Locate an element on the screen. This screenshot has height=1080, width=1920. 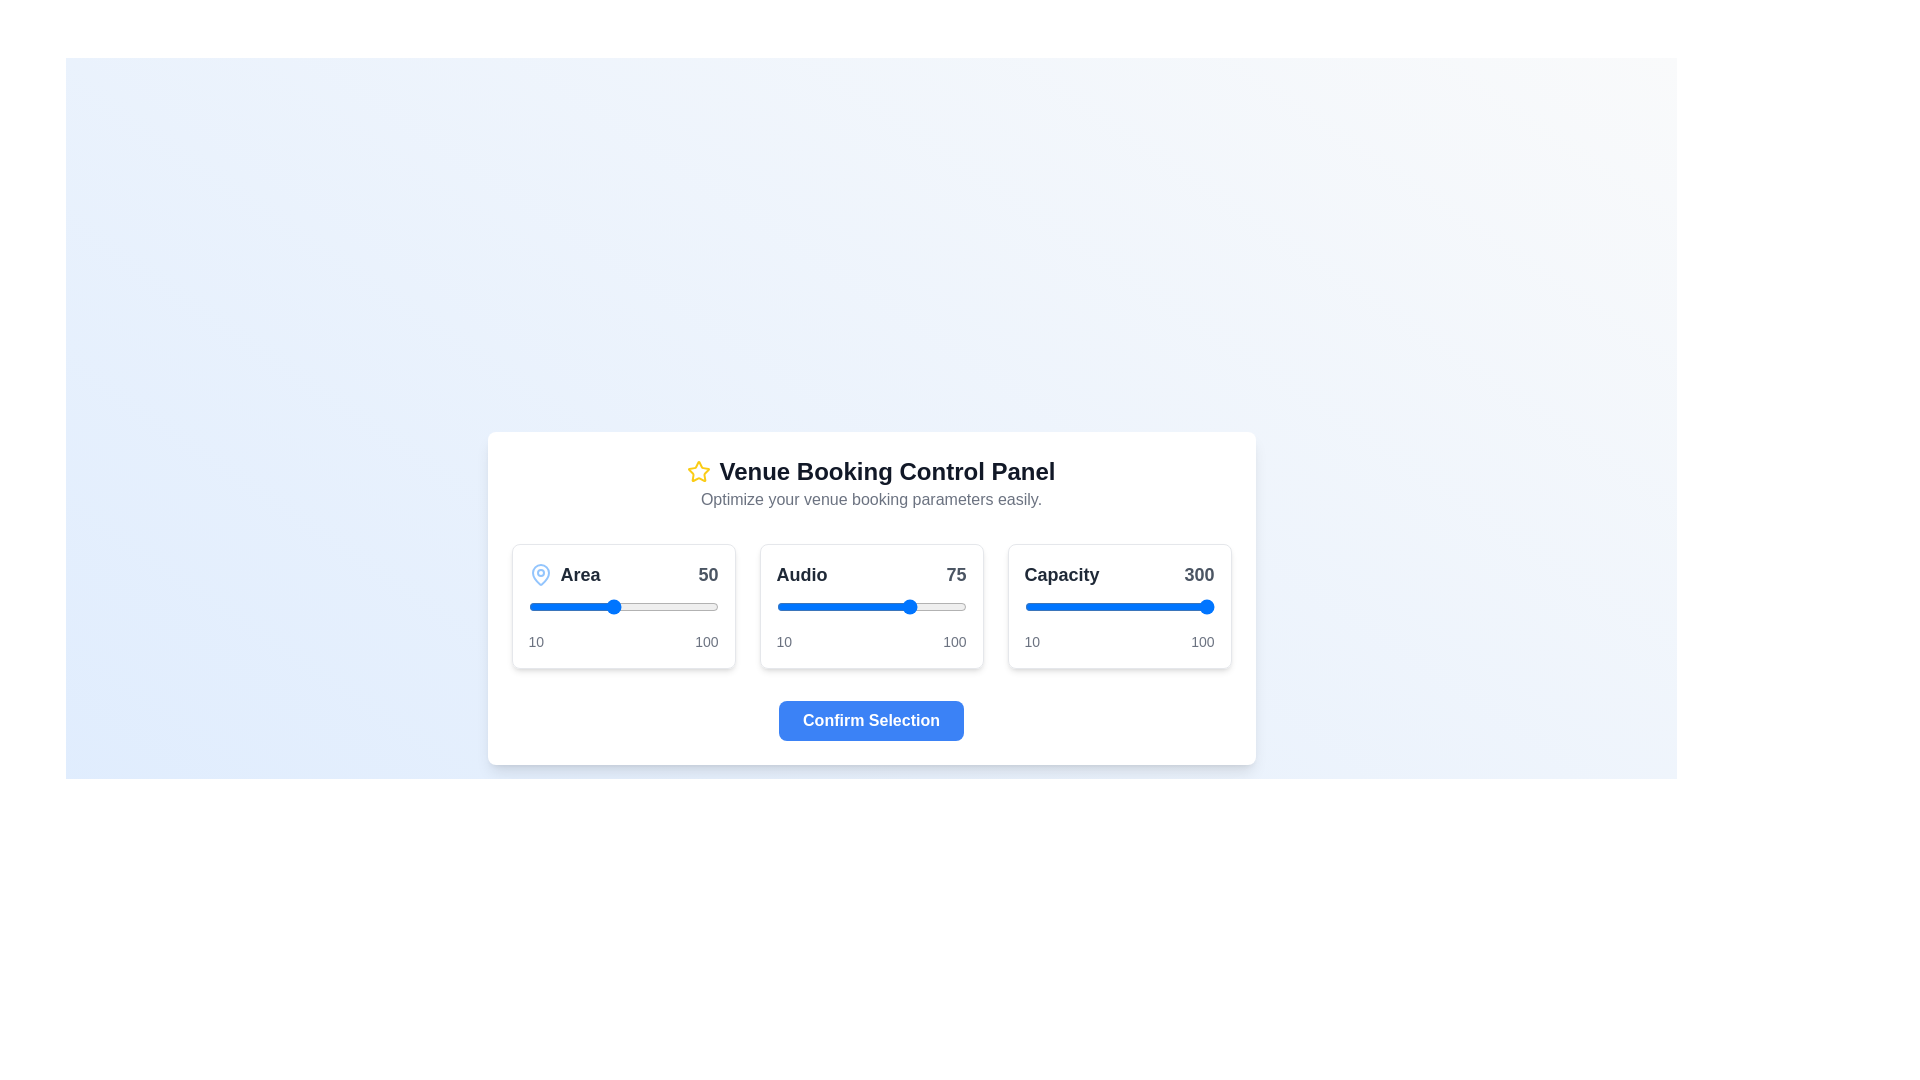
the audio level is located at coordinates (794, 605).